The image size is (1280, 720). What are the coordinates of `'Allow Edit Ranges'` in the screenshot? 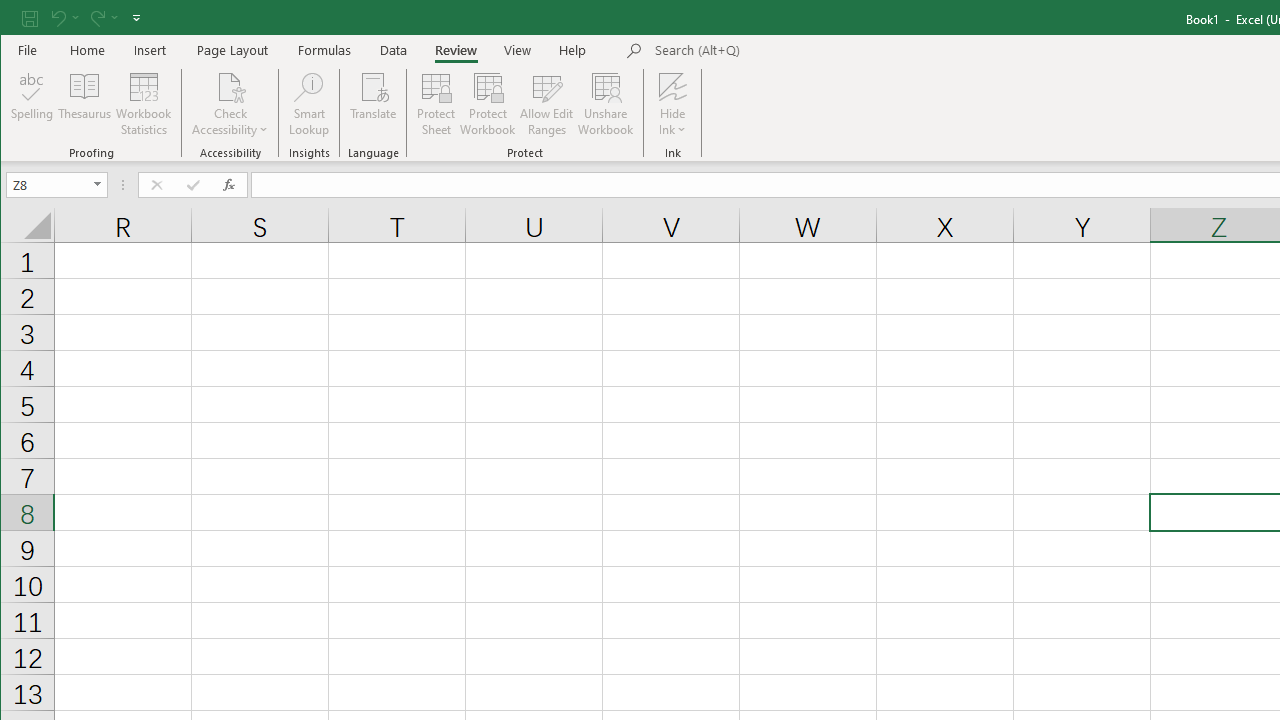 It's located at (547, 104).